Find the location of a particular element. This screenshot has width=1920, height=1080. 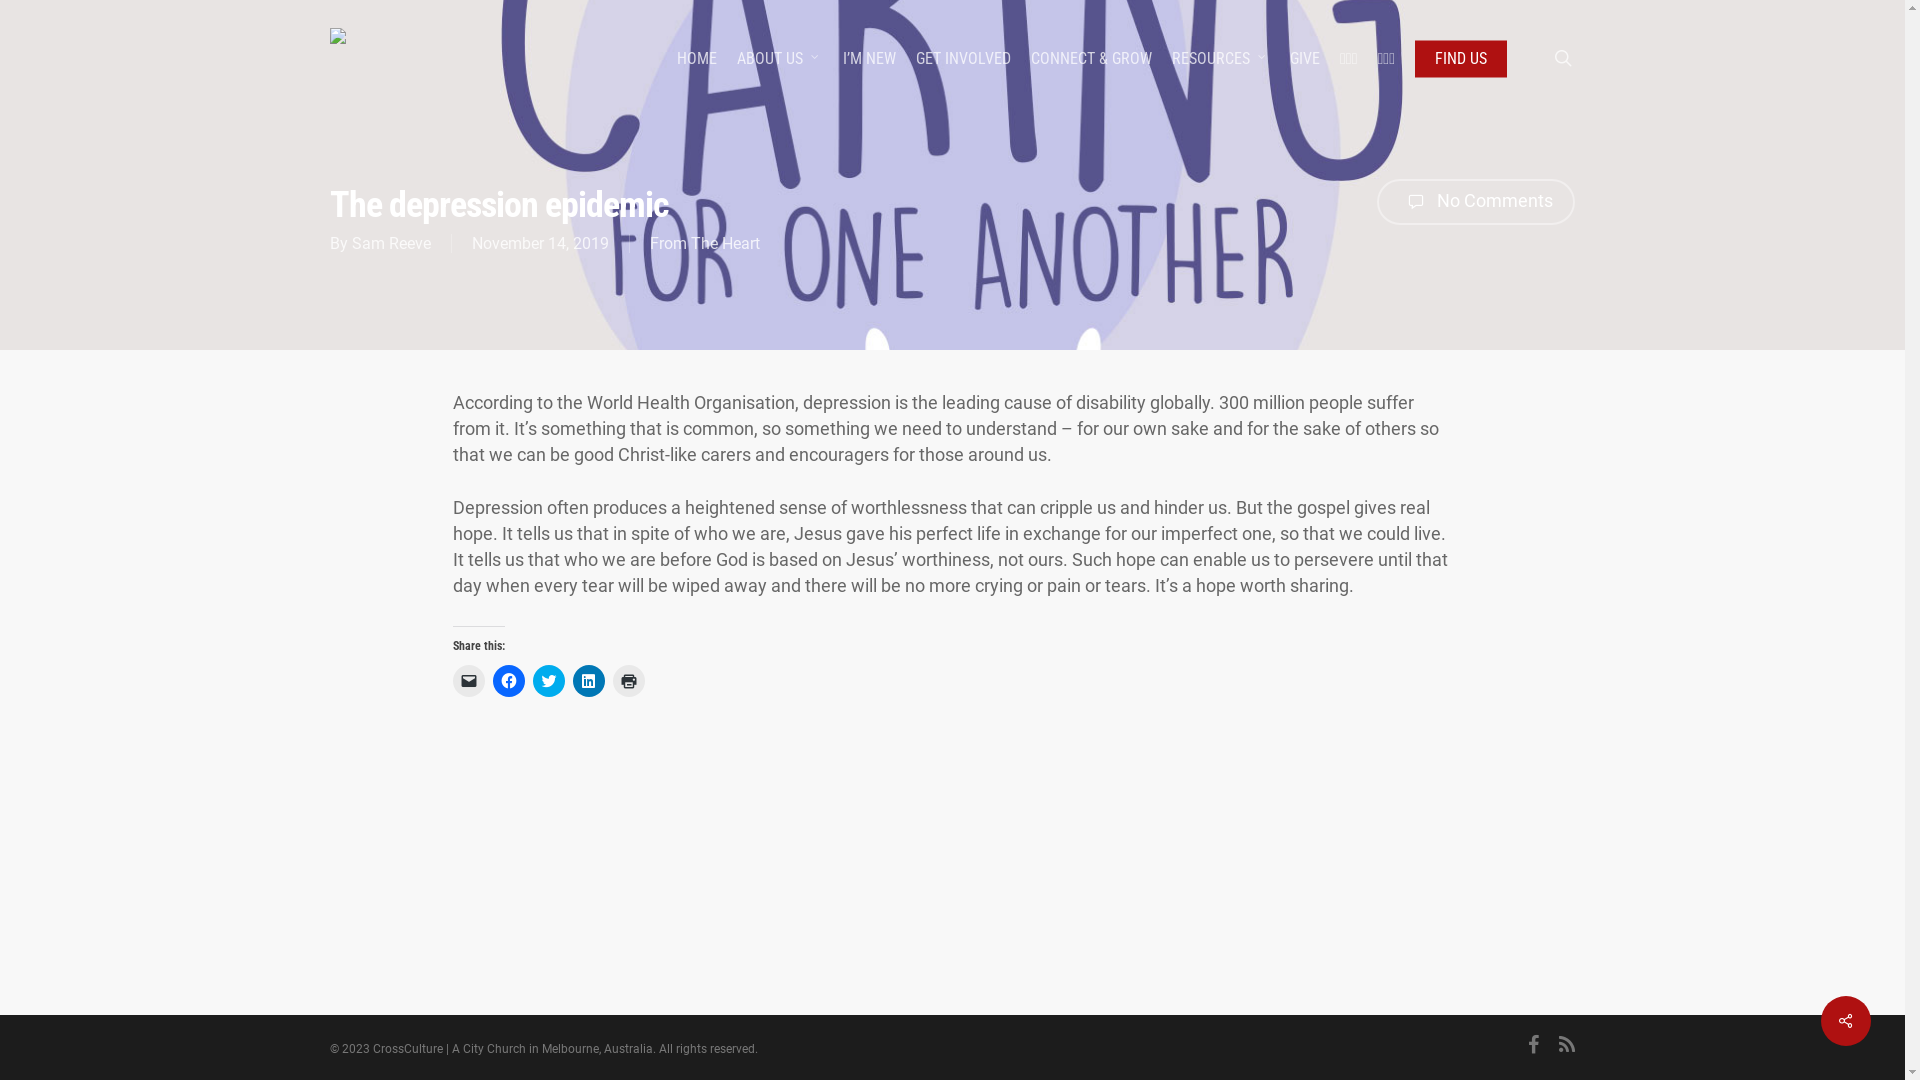

'ABOUT US' is located at coordinates (778, 56).